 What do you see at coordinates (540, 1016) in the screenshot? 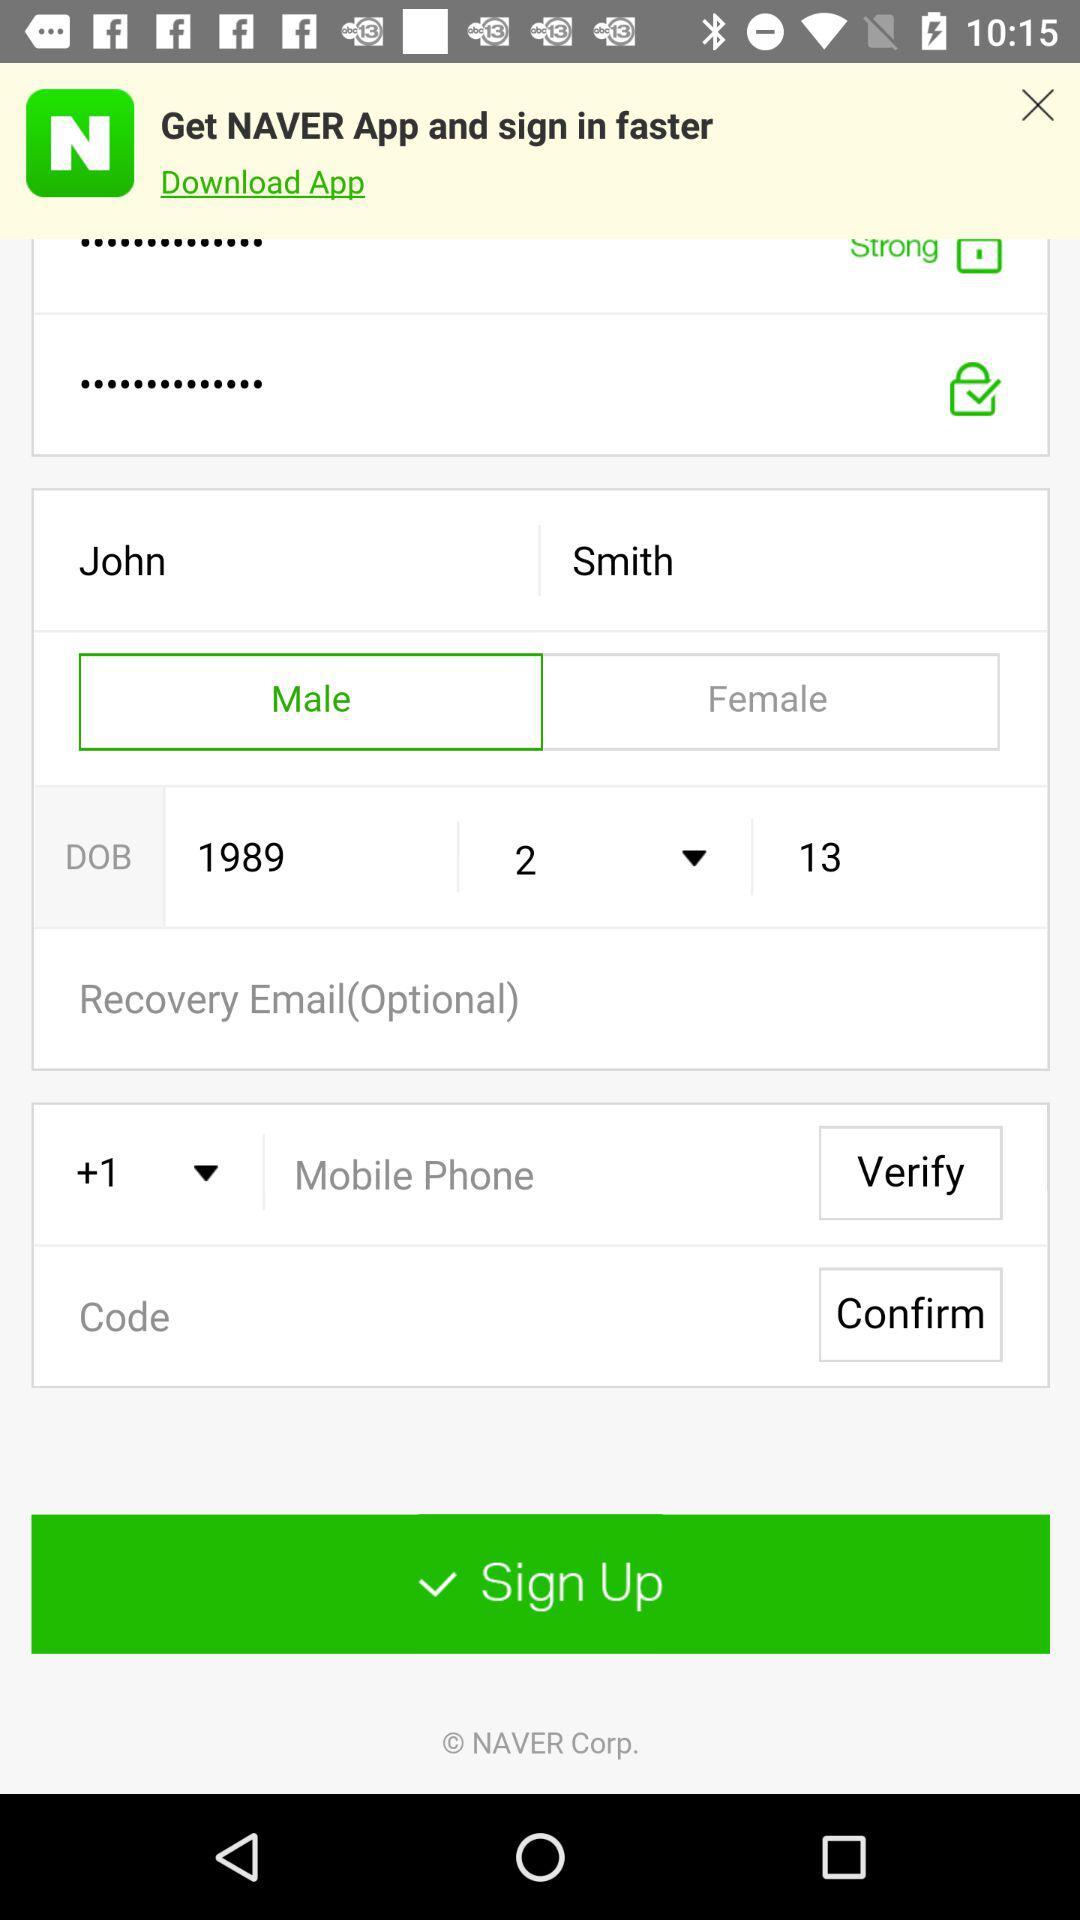
I see `screen button` at bounding box center [540, 1016].